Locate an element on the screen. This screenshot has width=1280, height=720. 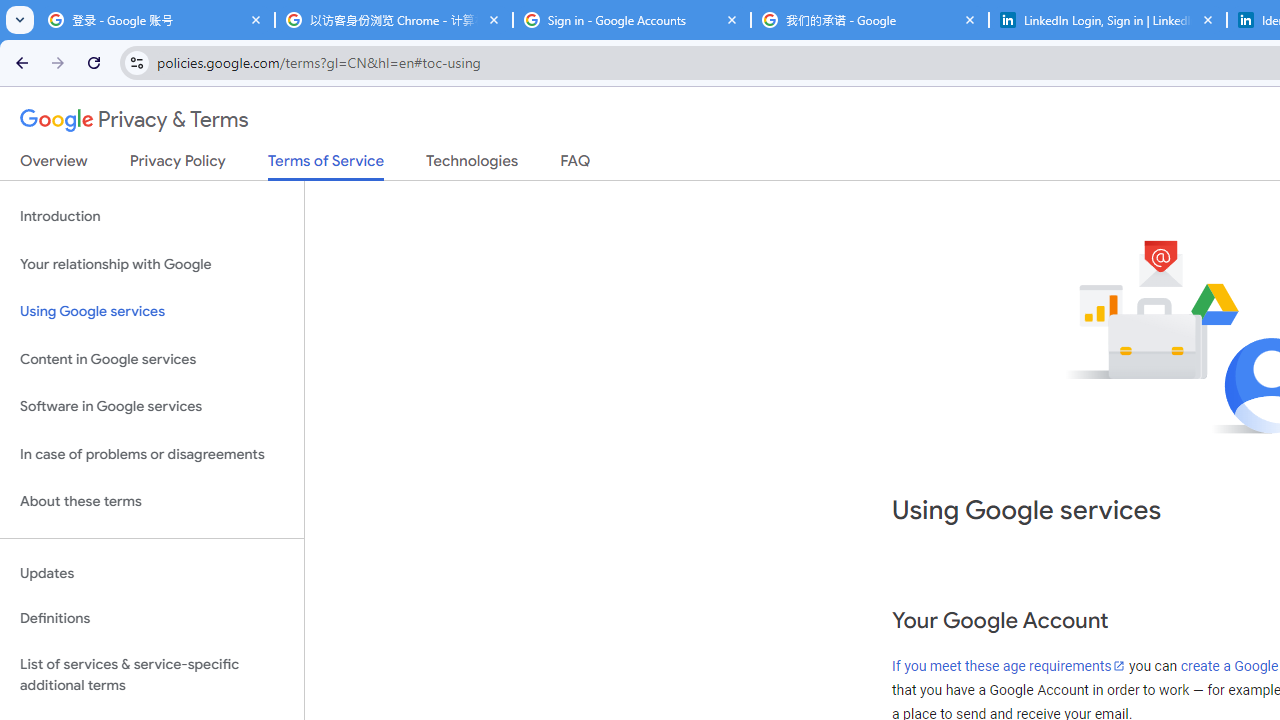
'FAQ' is located at coordinates (575, 164).